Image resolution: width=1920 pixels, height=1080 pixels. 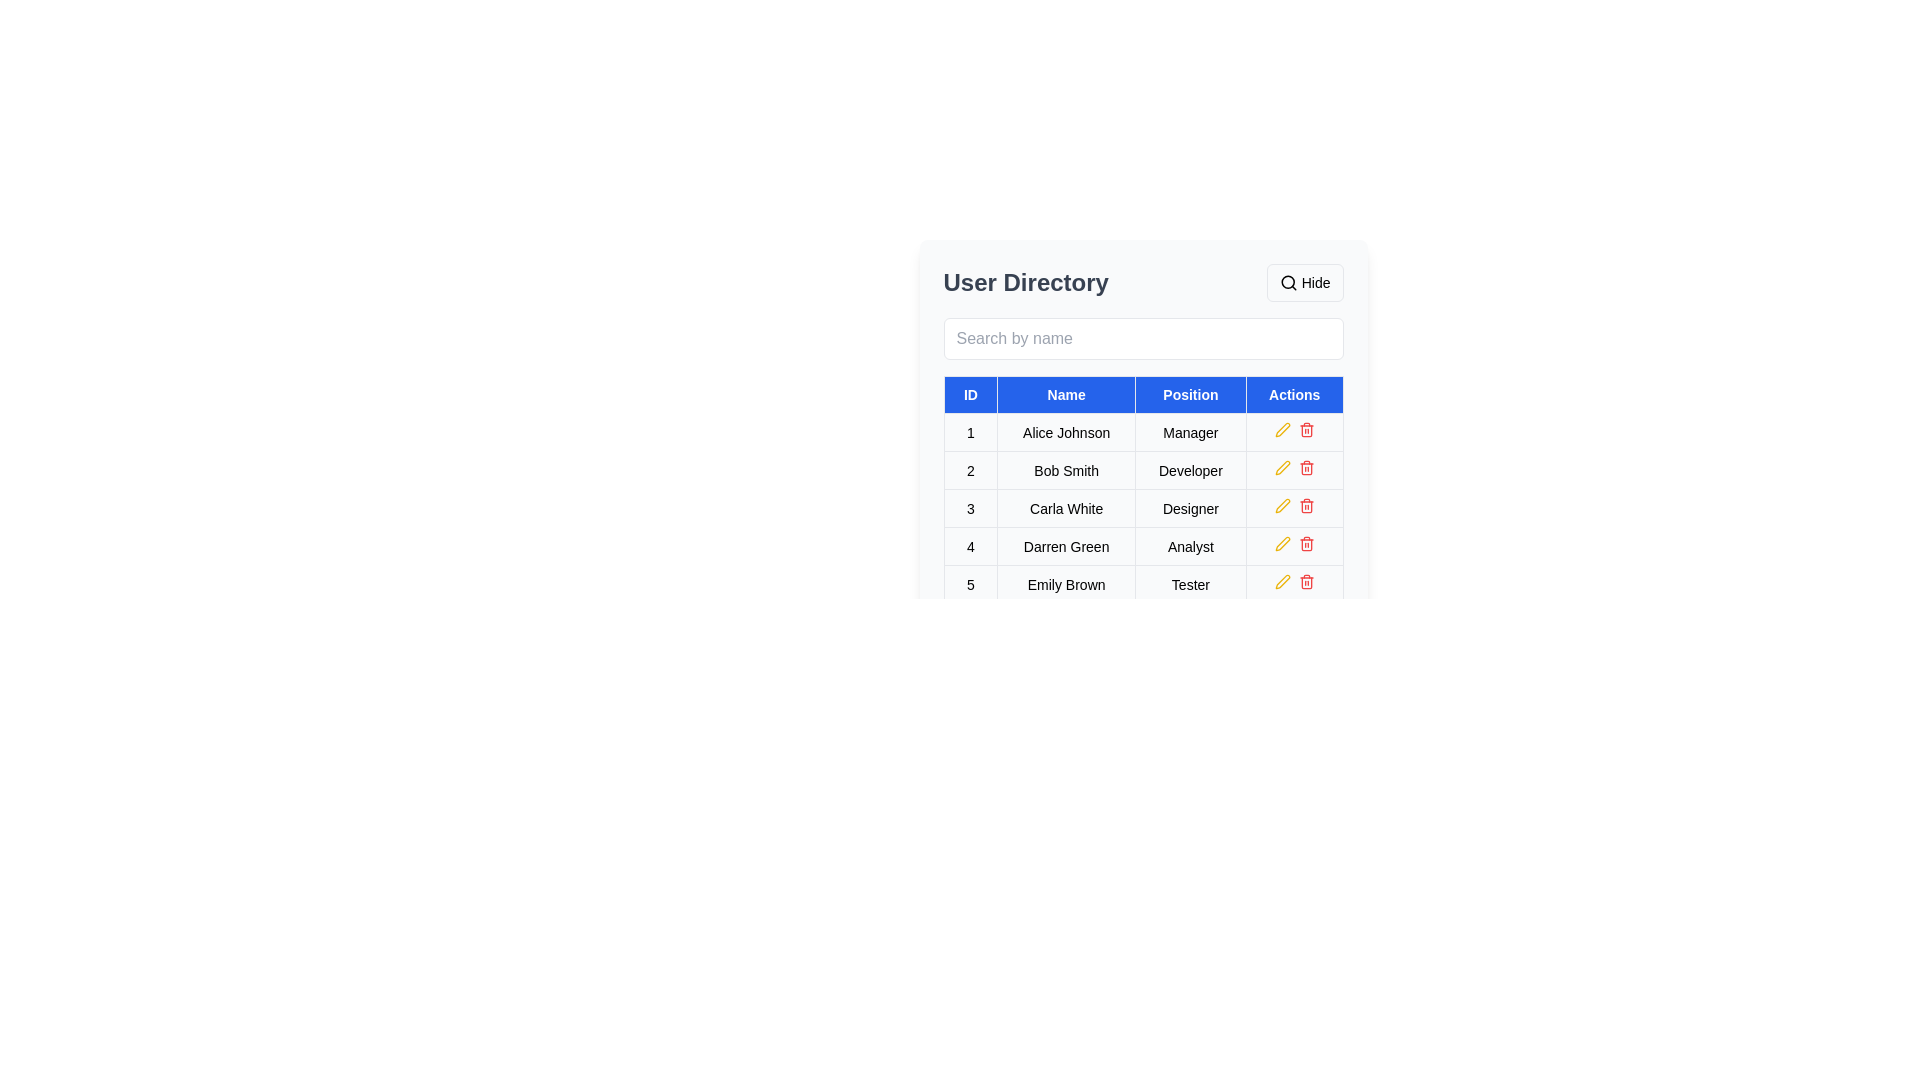 I want to click on the trash can icon button in the 'Actions' column of the first row of the table, so click(x=1306, y=428).